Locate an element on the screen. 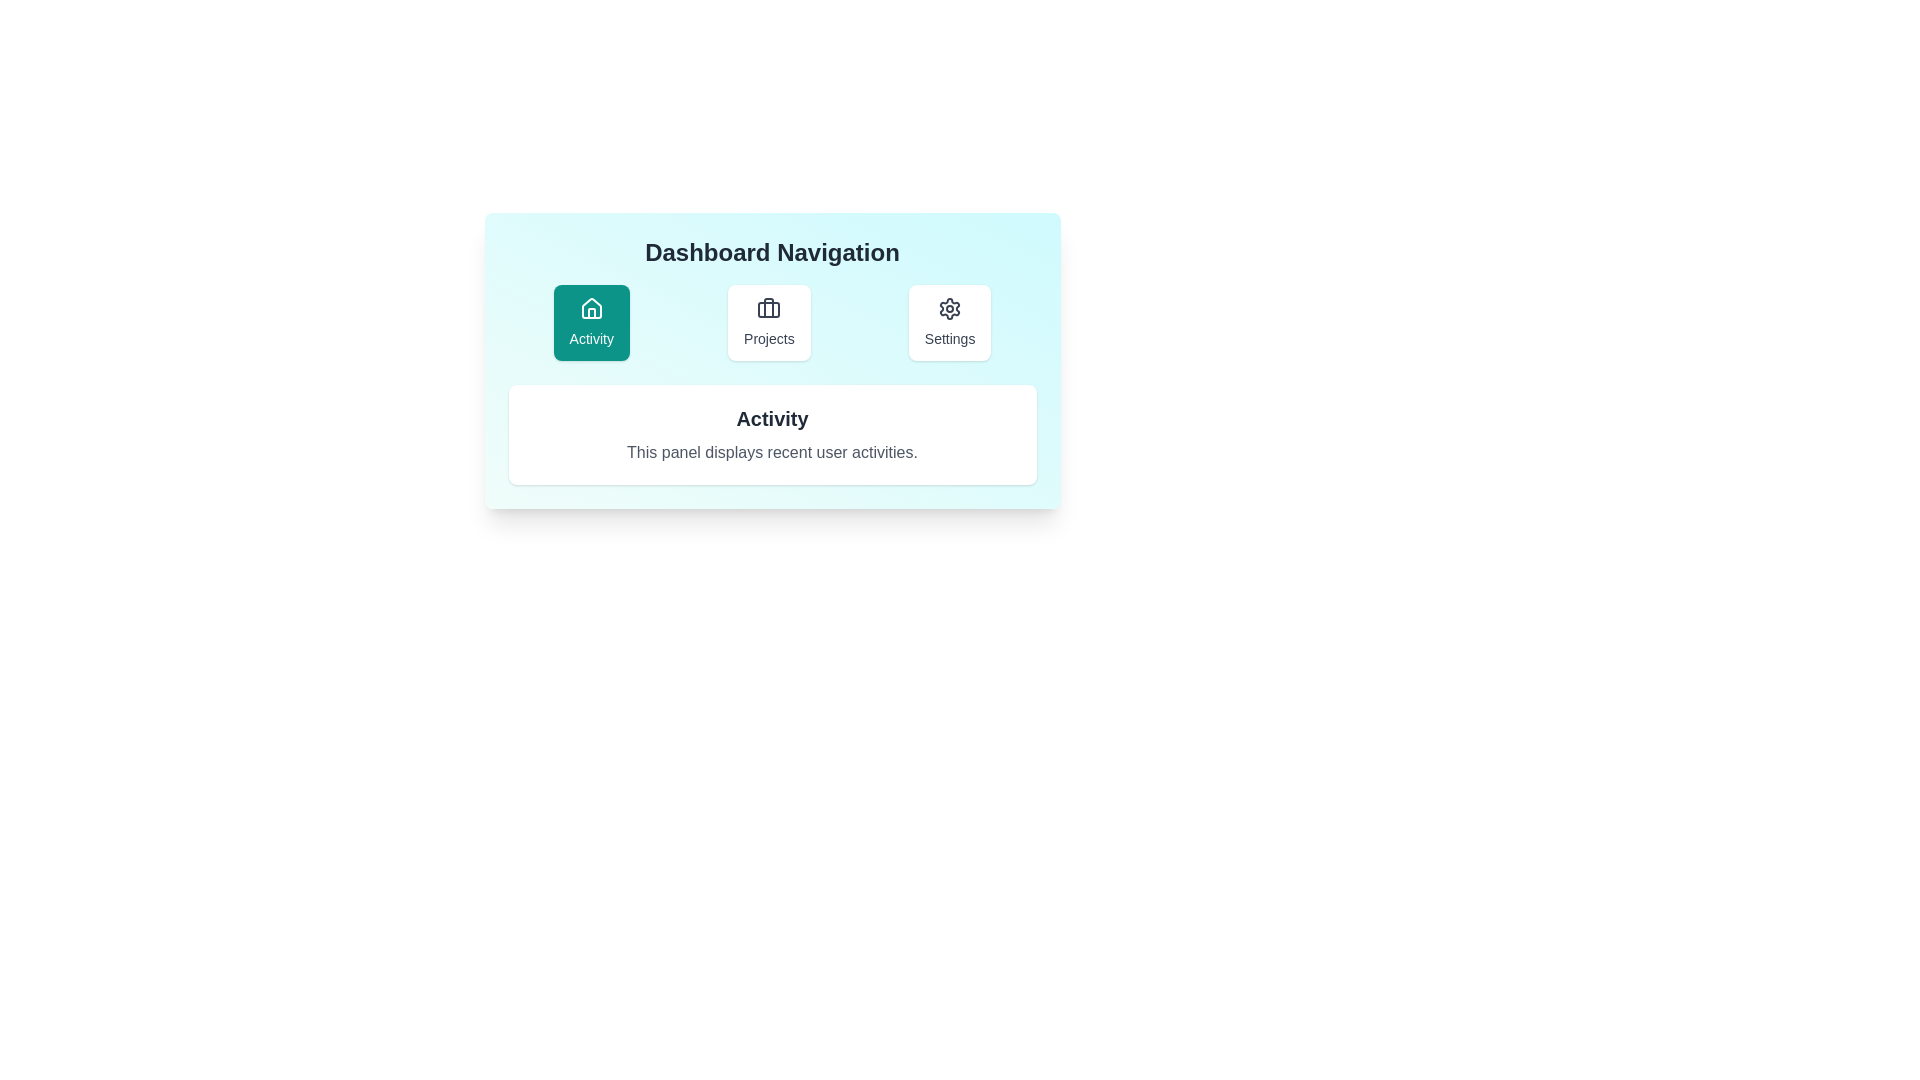 The height and width of the screenshot is (1080, 1920). the cogwheel-shaped icon representing settings, located above the 'Settings' label in the rightmost card below the 'Dashboard Navigation' heading, to begin settings configuration is located at coordinates (949, 308).